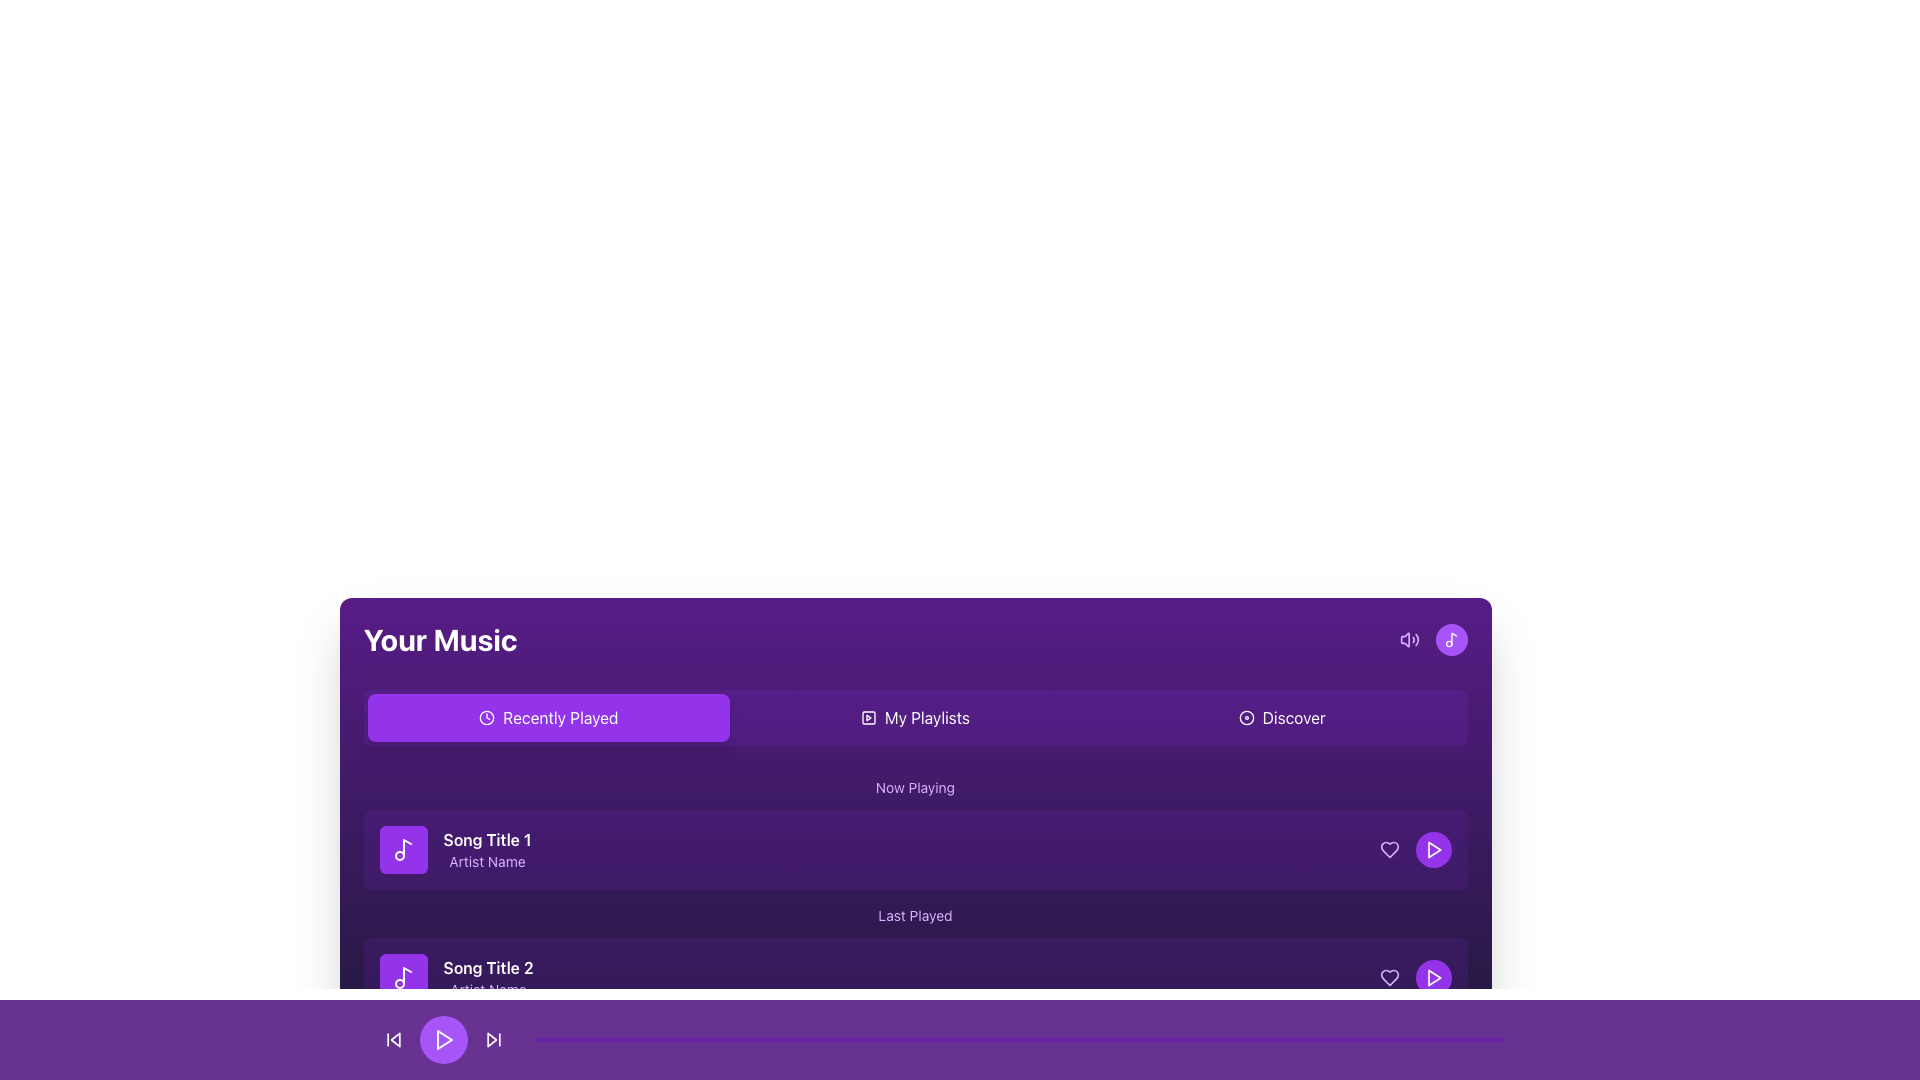  What do you see at coordinates (487, 849) in the screenshot?
I see `the text label displaying 'Song Title 1' in bold and 'Artist Name' in lighter purple, located in the 'Your Music' section below the 'Recently Played' tab` at bounding box center [487, 849].